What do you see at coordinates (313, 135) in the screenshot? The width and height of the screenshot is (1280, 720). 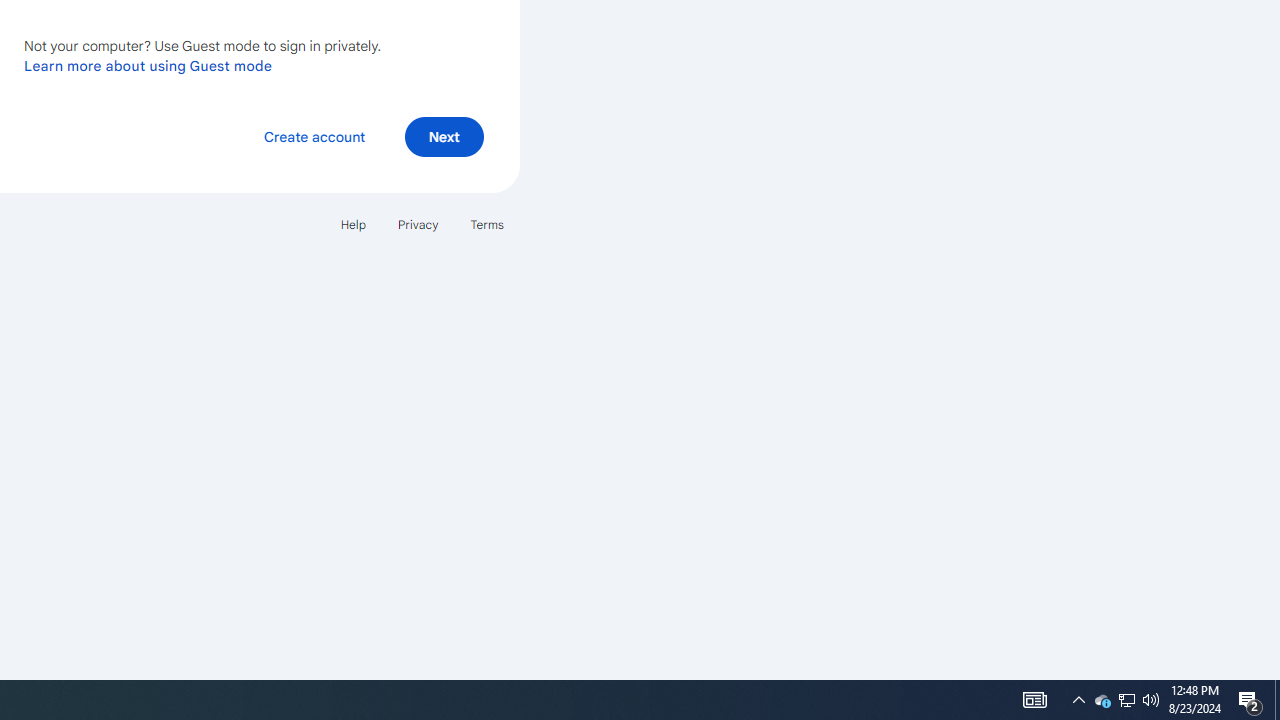 I see `'Create account'` at bounding box center [313, 135].